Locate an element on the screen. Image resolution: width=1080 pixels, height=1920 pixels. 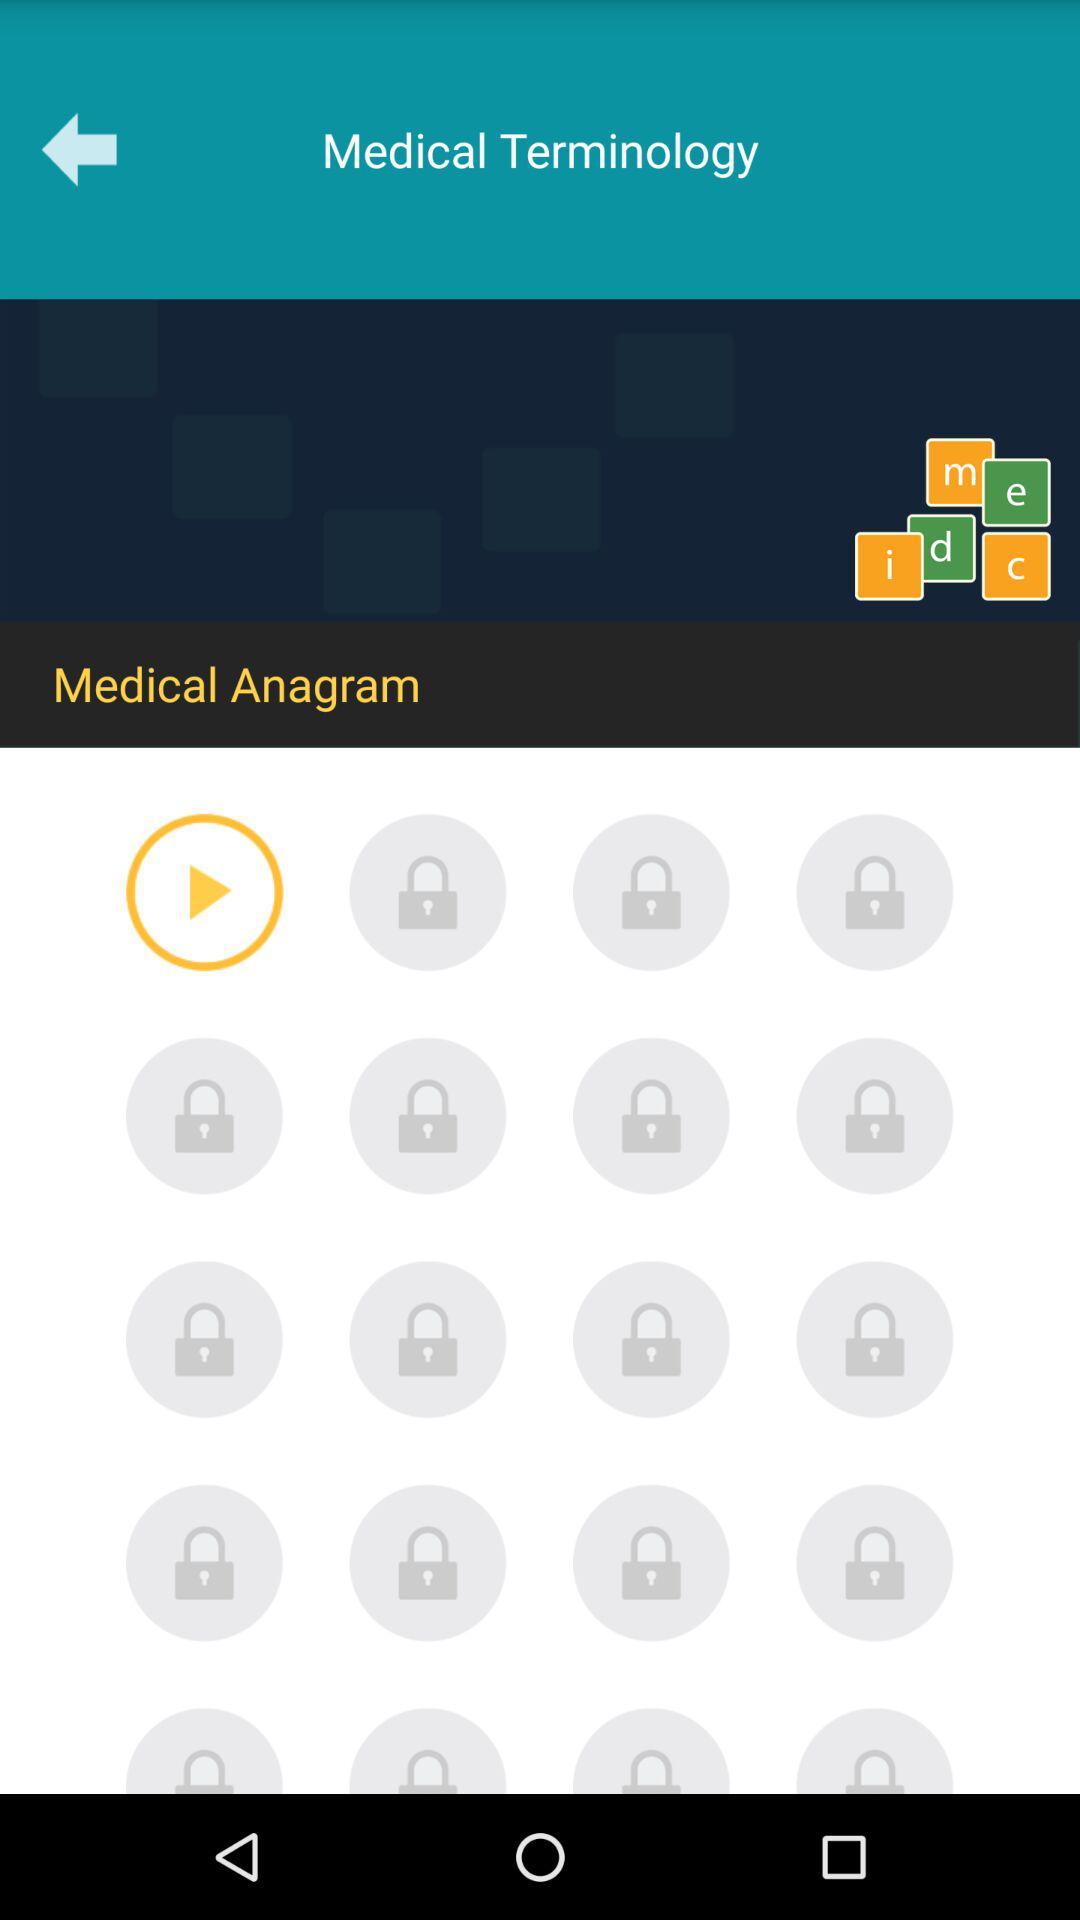
the lock icon is located at coordinates (427, 1432).